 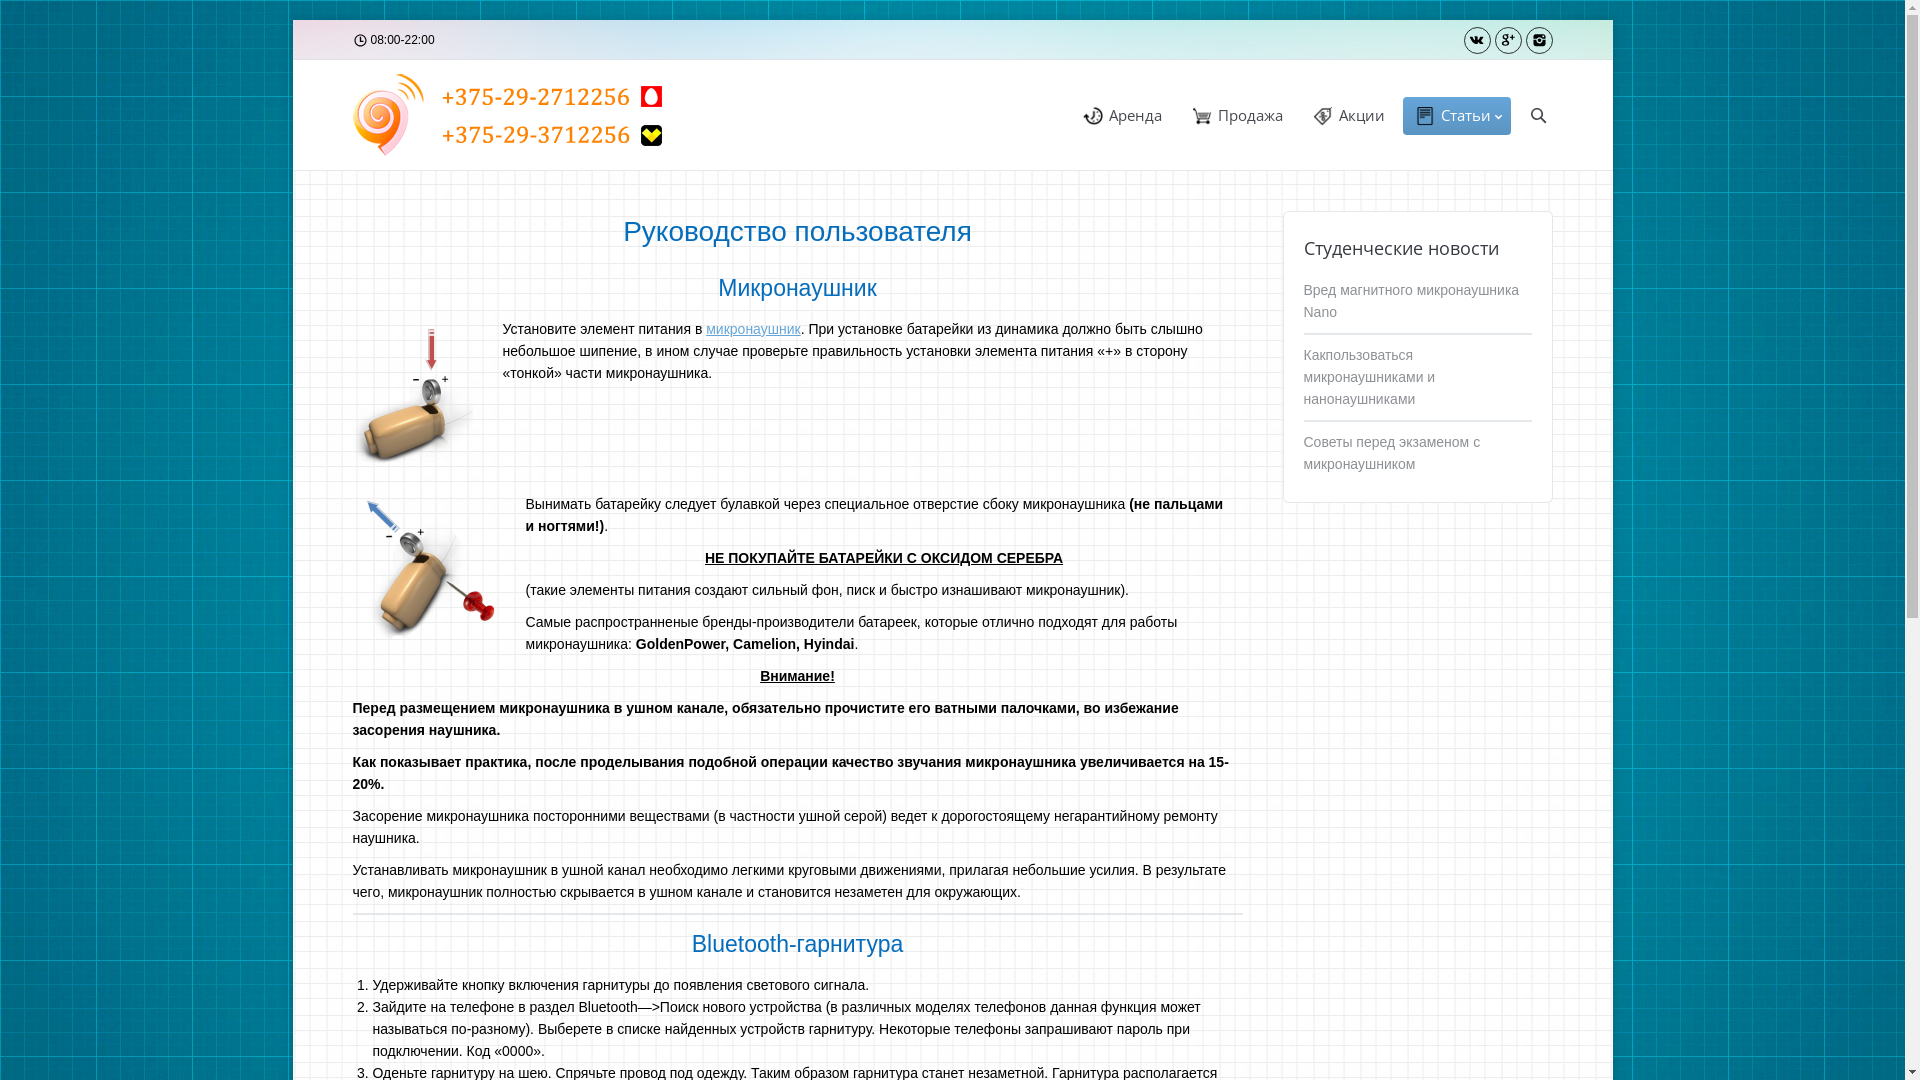 I want to click on 'VK', so click(x=1477, y=40).